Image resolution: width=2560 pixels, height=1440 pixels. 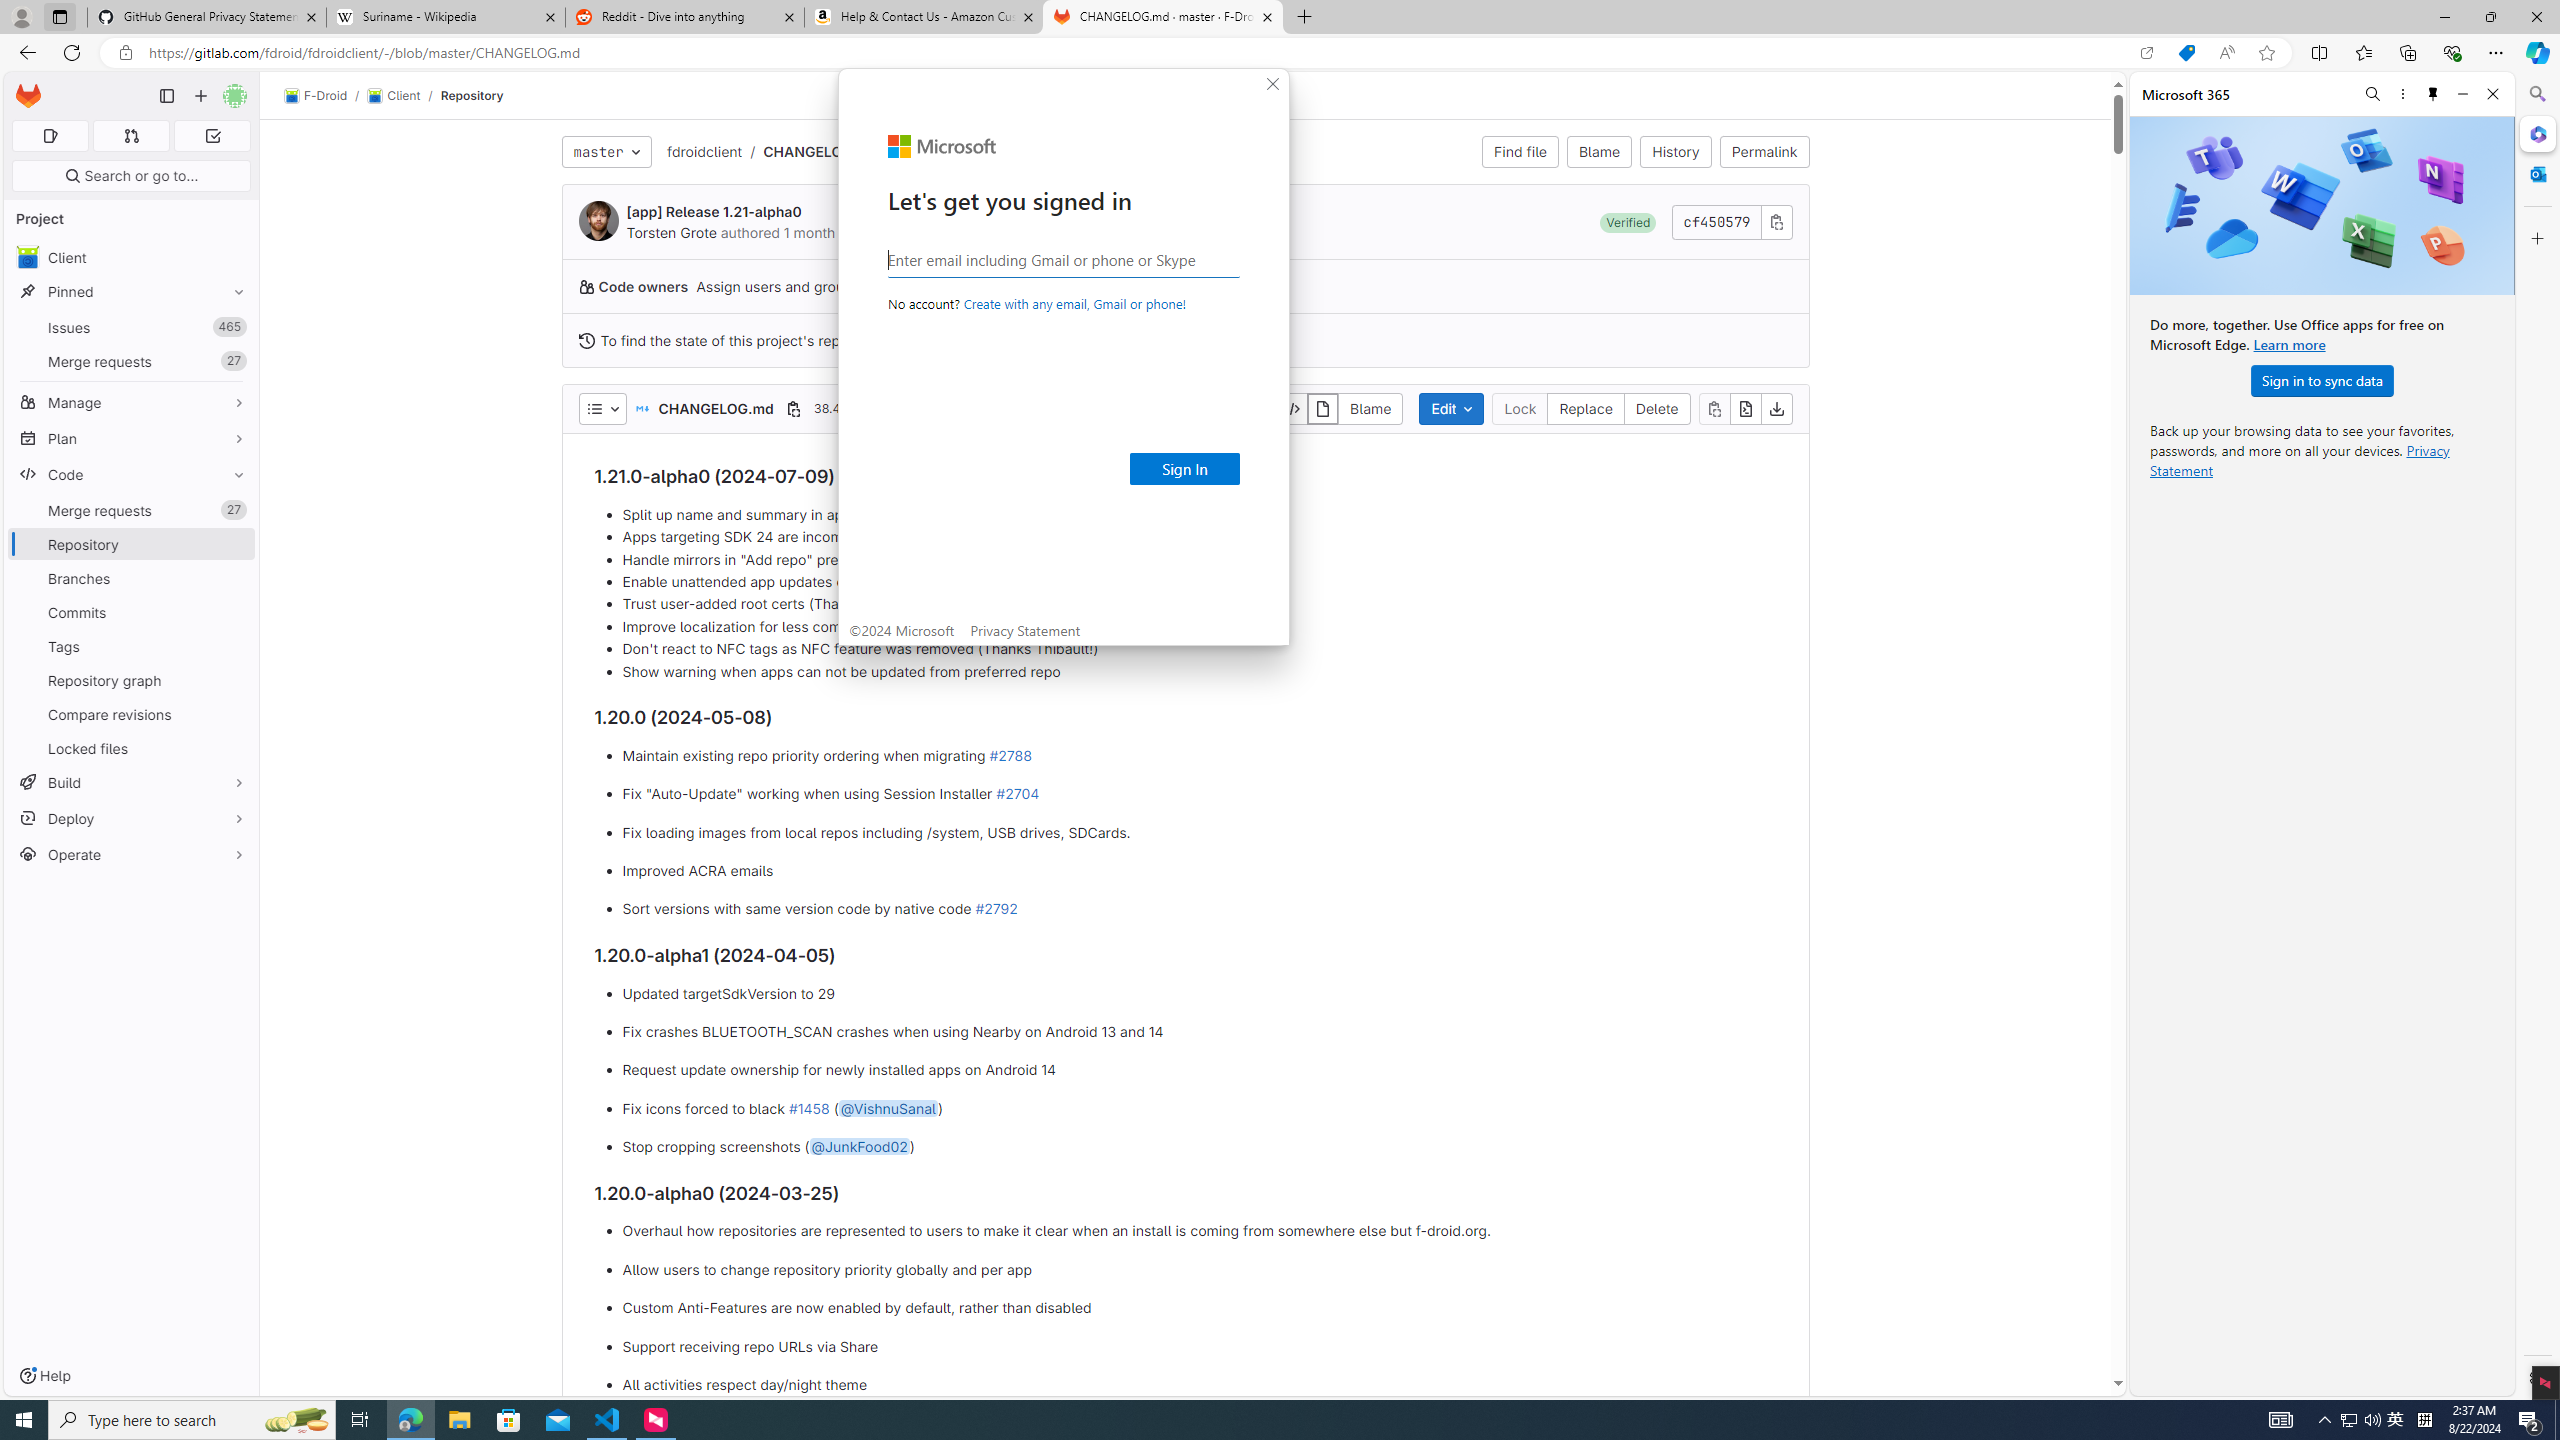 I want to click on 'Primary navigation sidebar', so click(x=166, y=95).